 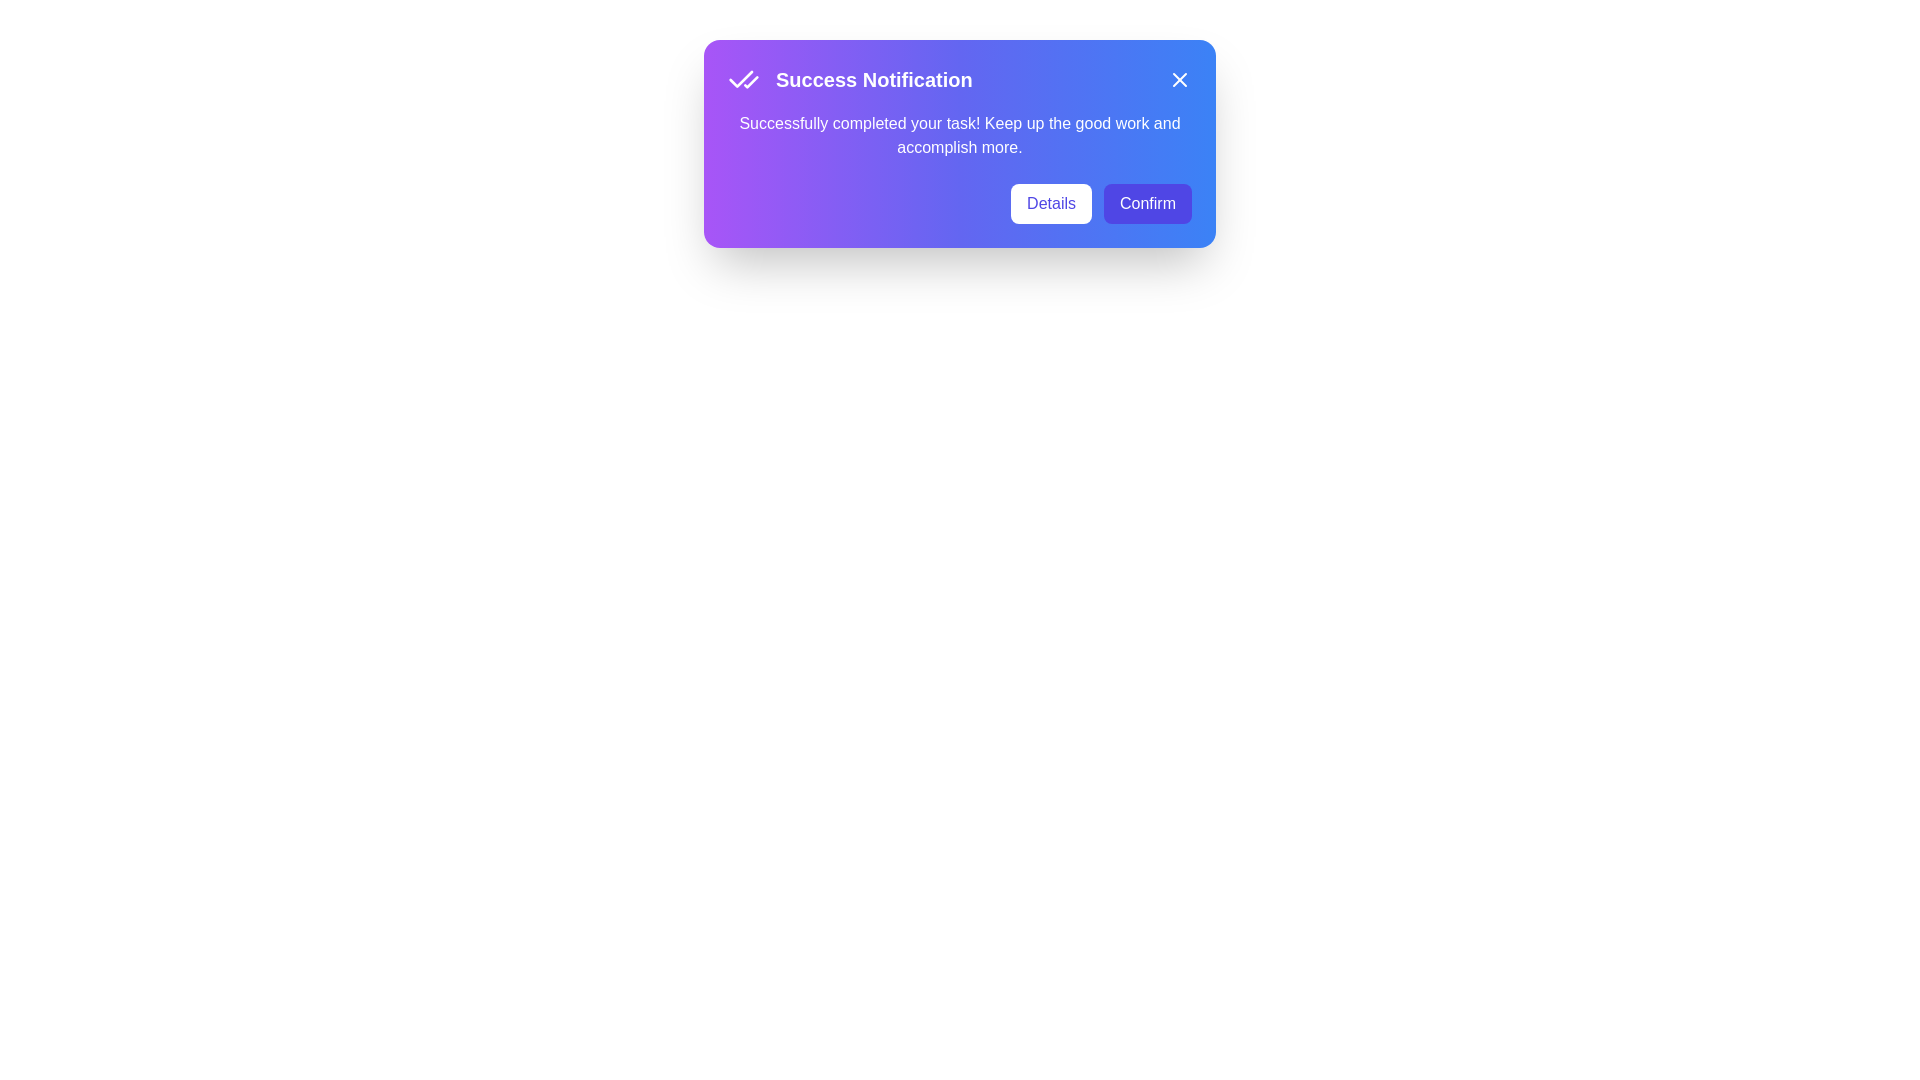 I want to click on 'Details' button to view more information, so click(x=1050, y=204).